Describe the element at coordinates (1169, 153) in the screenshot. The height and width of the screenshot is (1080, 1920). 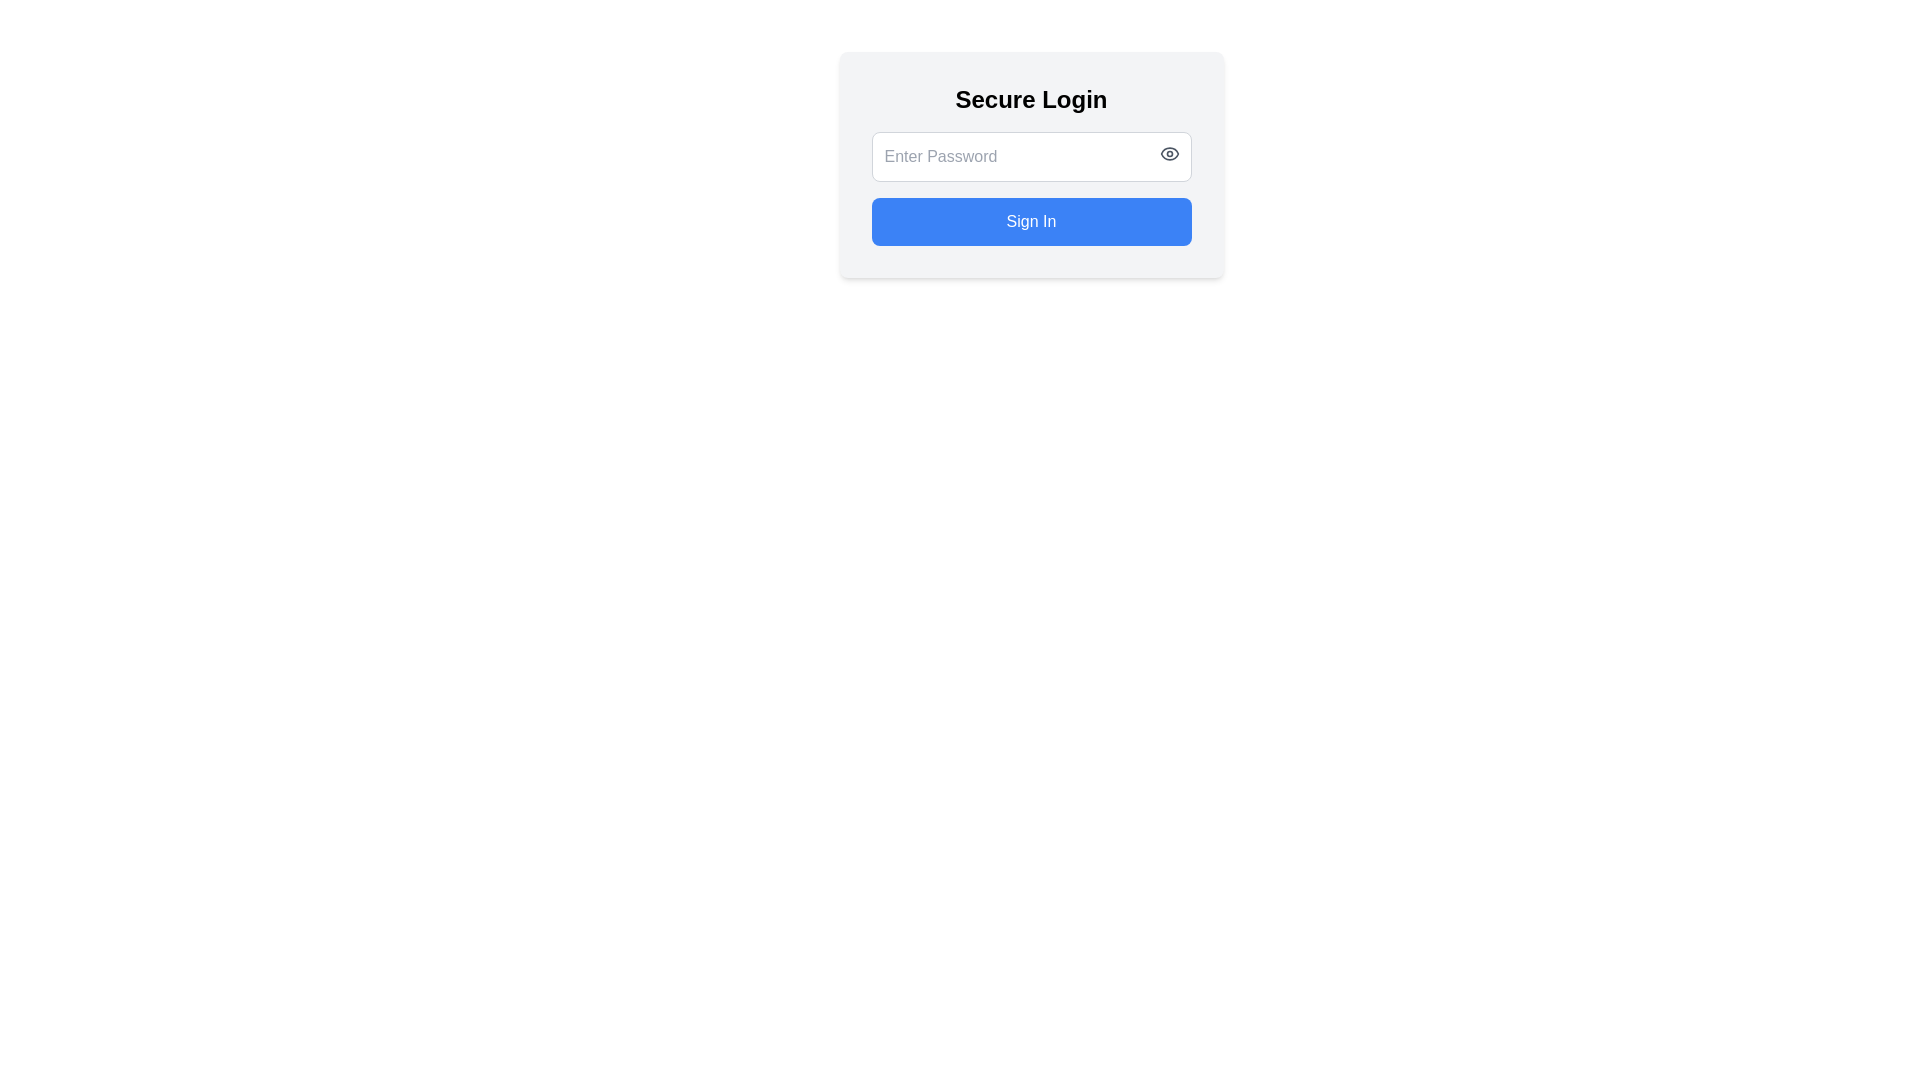
I see `the circular eye icon located at the top right corner of the password input field` at that location.